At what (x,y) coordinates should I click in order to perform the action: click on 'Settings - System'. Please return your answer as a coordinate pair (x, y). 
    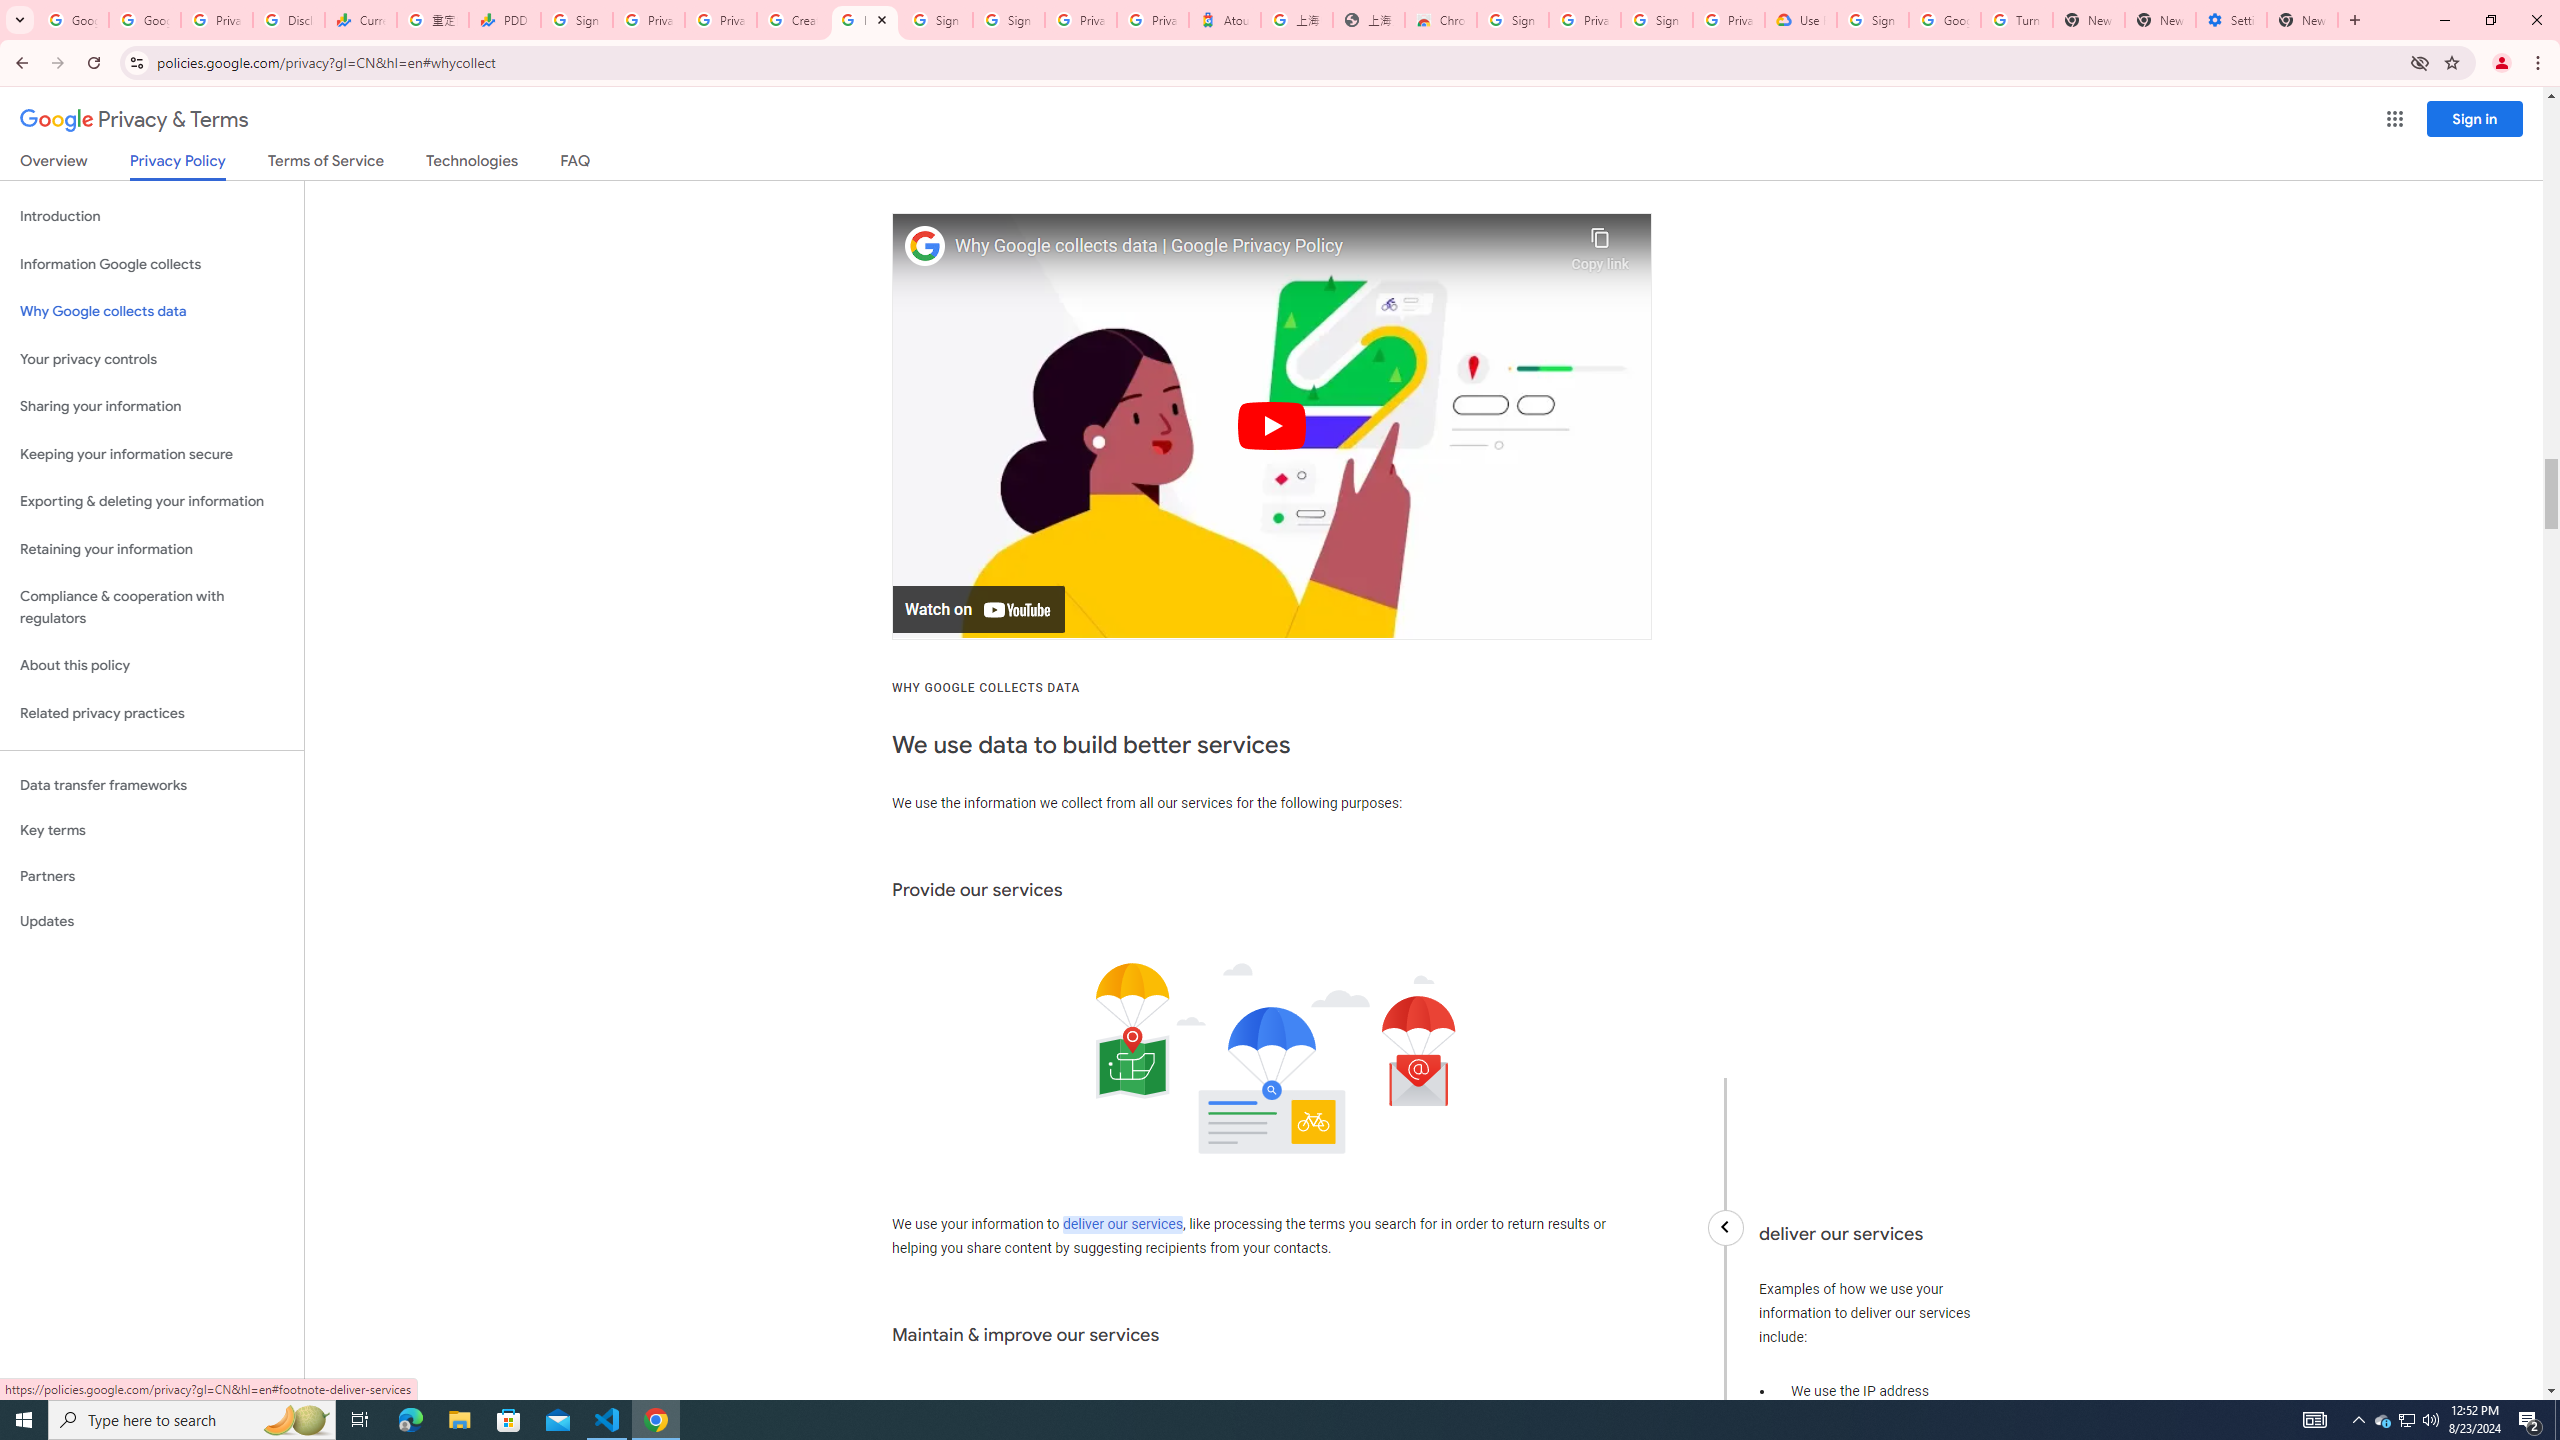
    Looking at the image, I should click on (2230, 19).